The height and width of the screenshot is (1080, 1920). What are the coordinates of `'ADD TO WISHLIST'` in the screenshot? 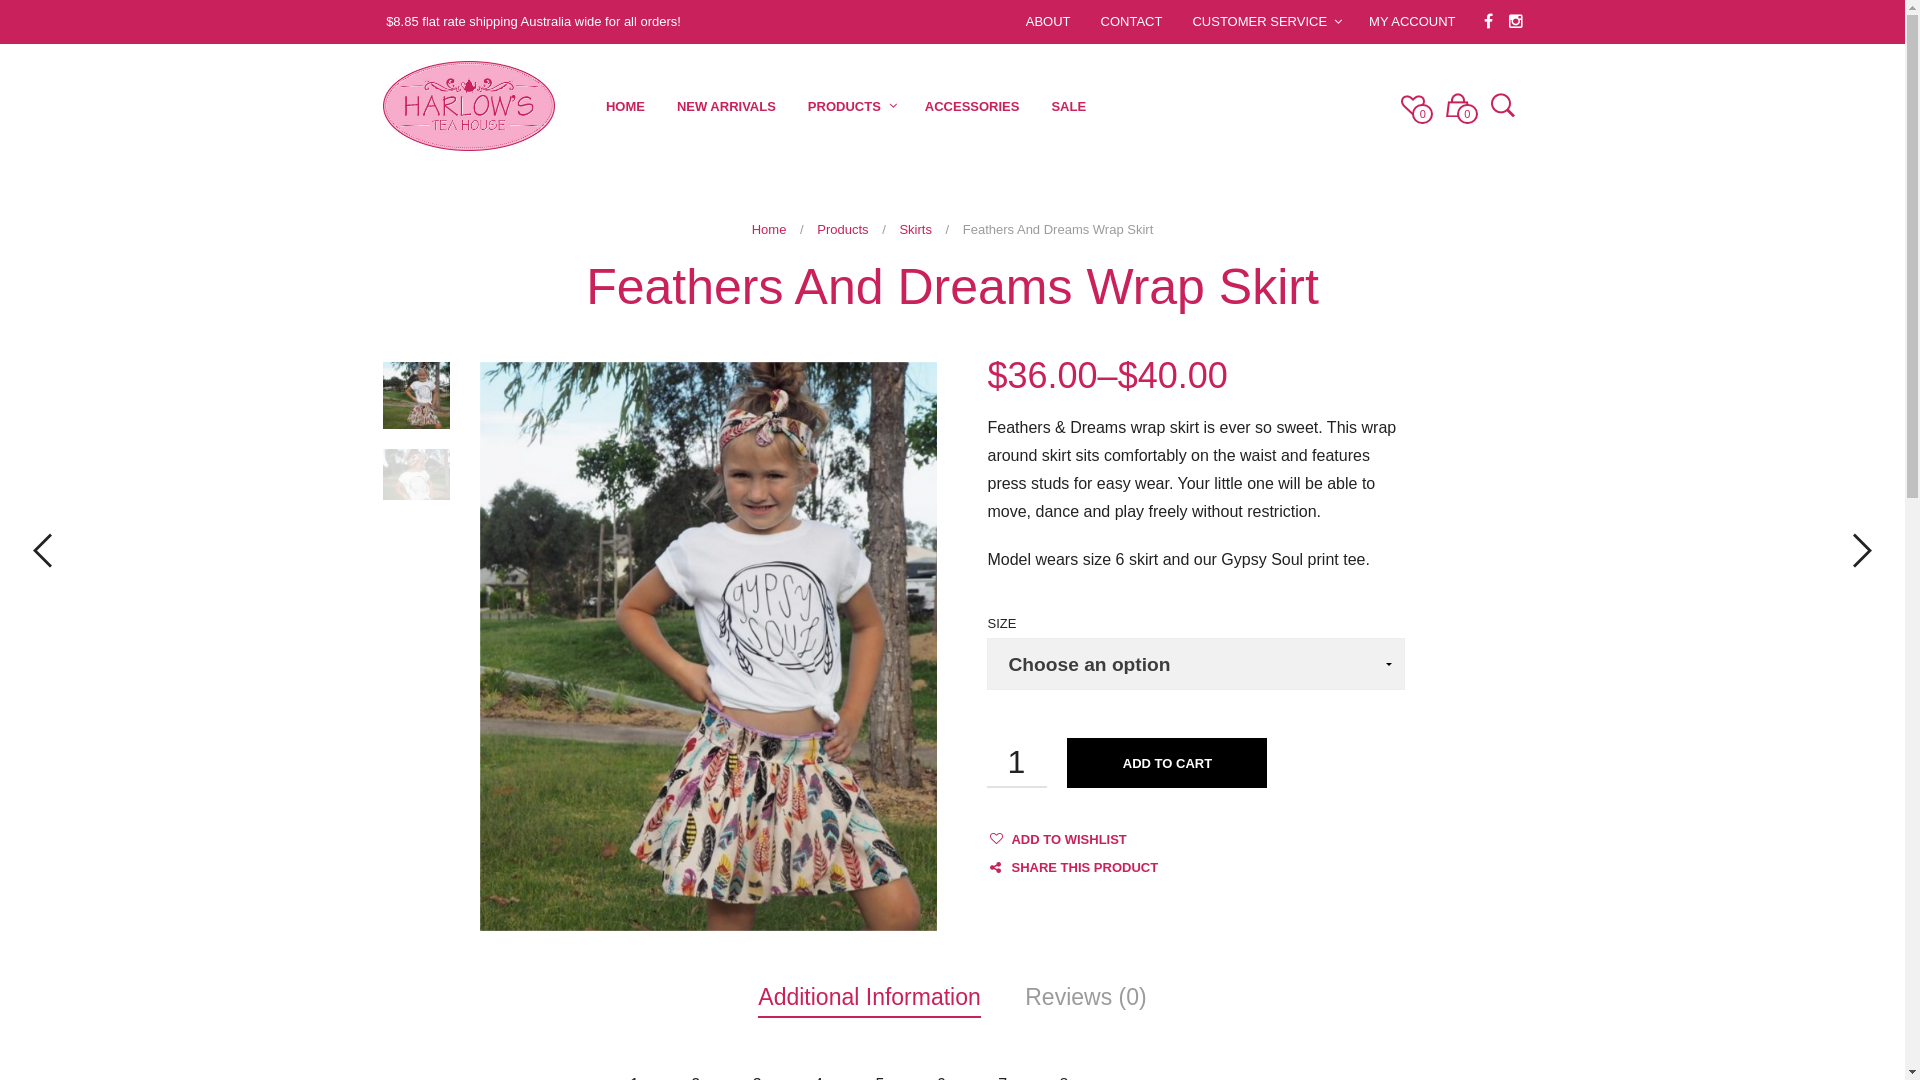 It's located at (1011, 839).